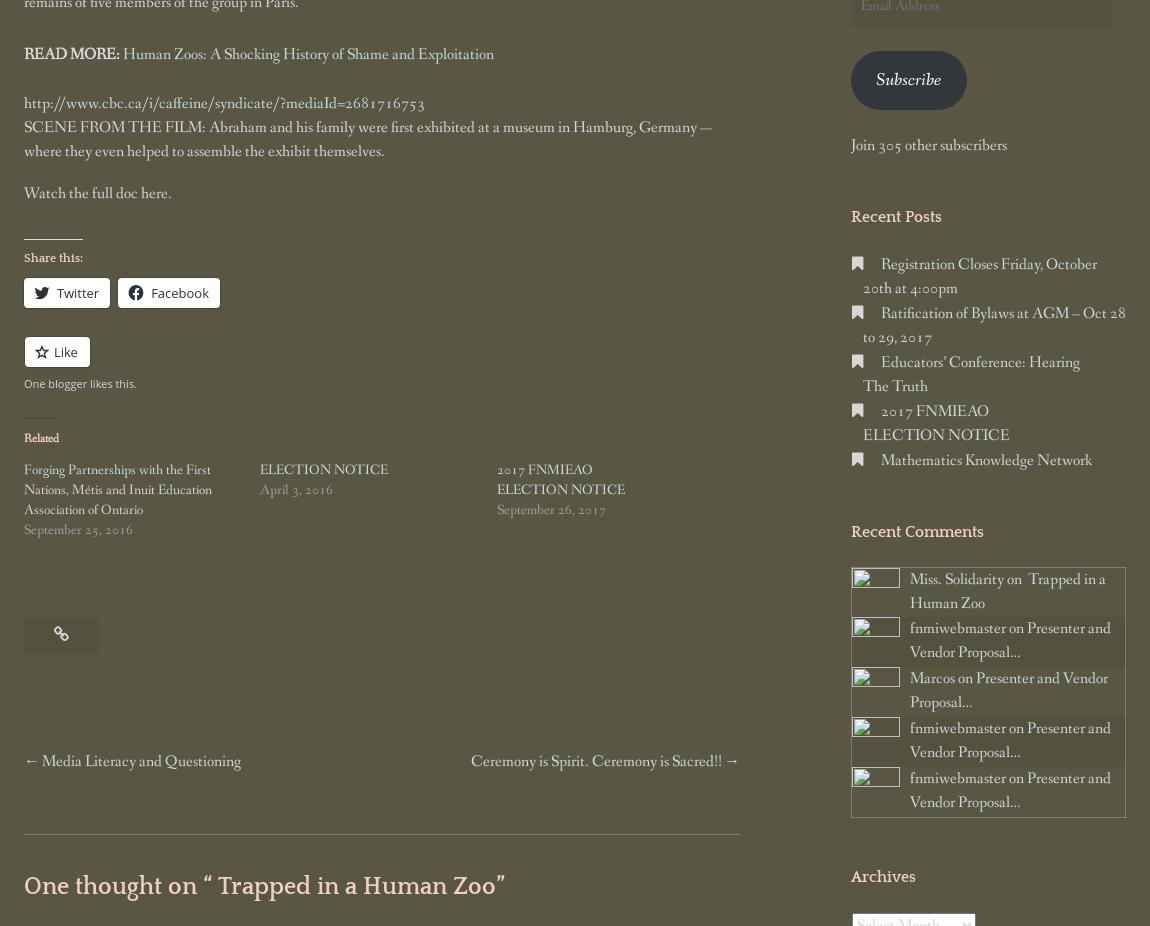  Describe the element at coordinates (368, 137) in the screenshot. I see `'SCENE FROM THE FILM: Abraham and his family were first exhibited at a museum in Hamburg, Germany — where they even helped to assemble the exhibit themselves.'` at that location.